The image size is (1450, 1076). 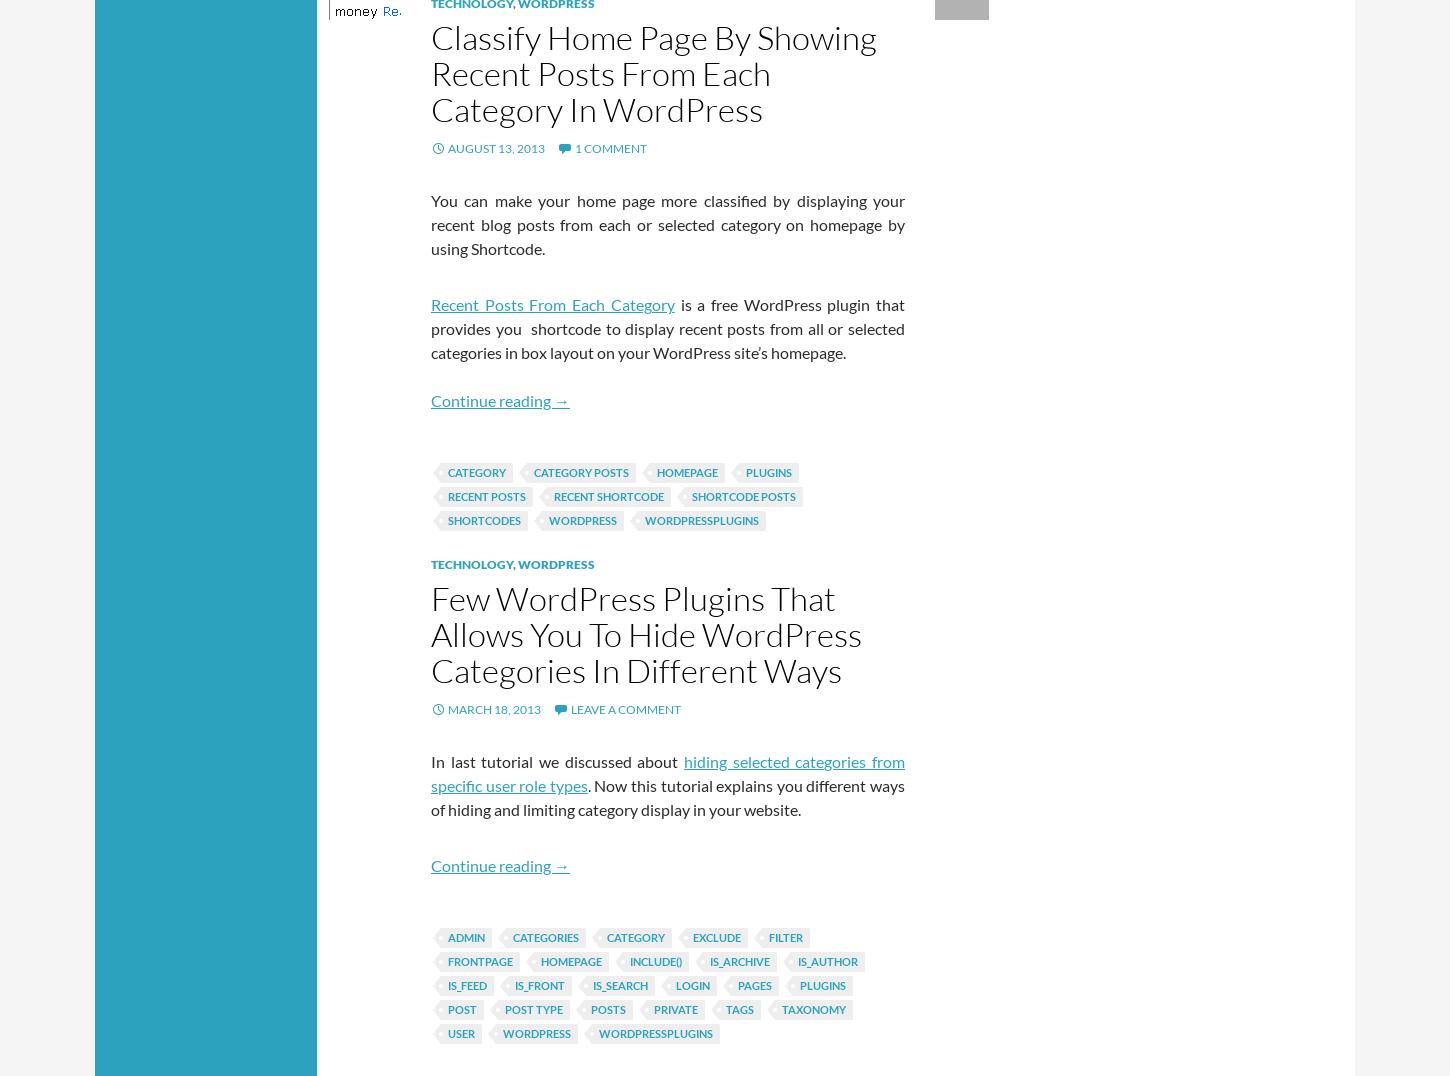 What do you see at coordinates (739, 961) in the screenshot?
I see `'is_archive'` at bounding box center [739, 961].